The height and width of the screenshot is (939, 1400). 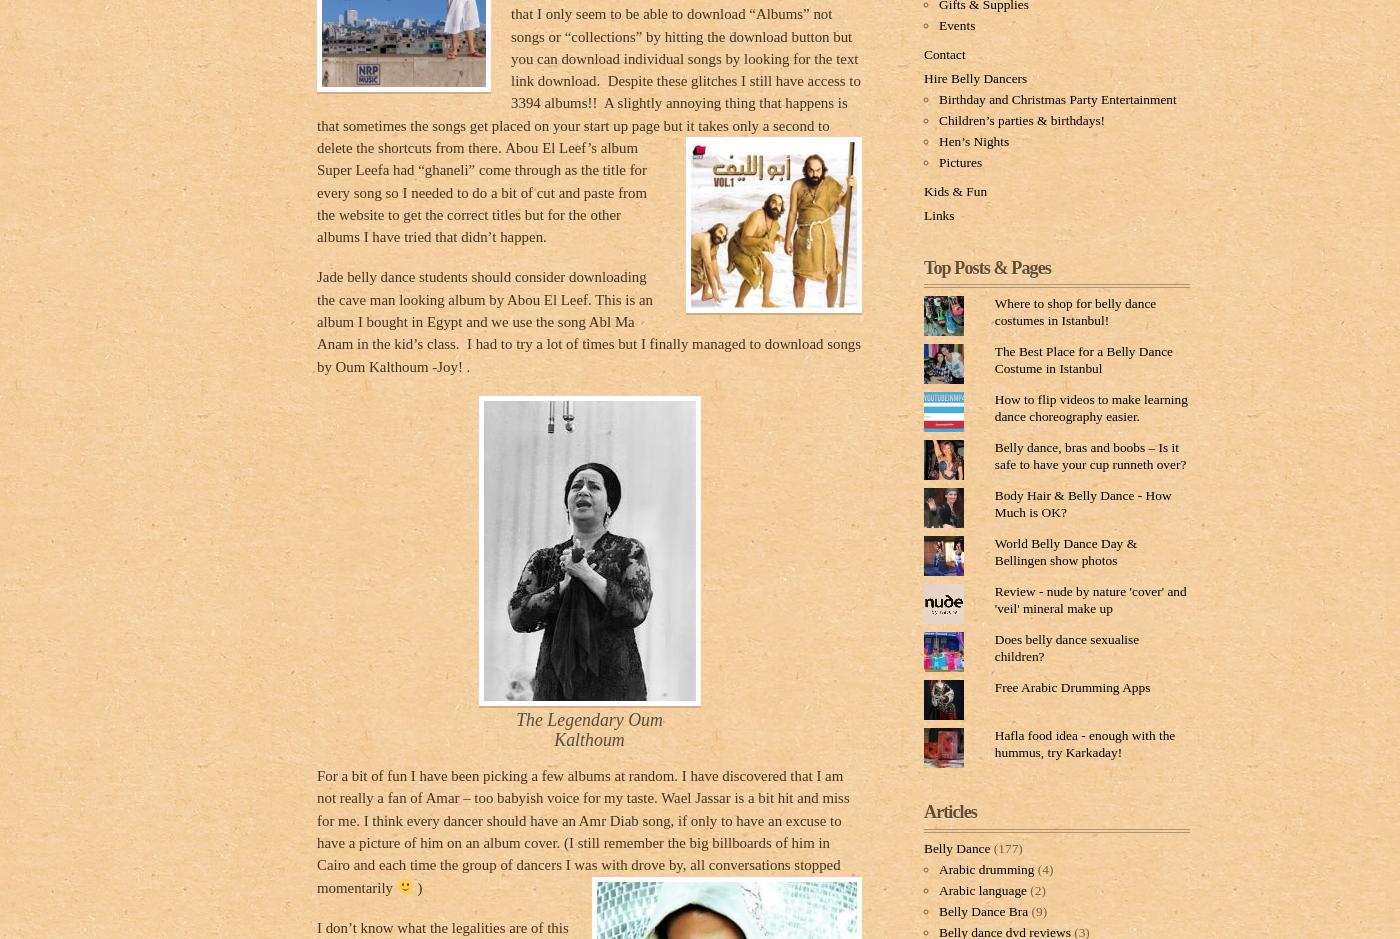 What do you see at coordinates (924, 190) in the screenshot?
I see `'Kids & Fun'` at bounding box center [924, 190].